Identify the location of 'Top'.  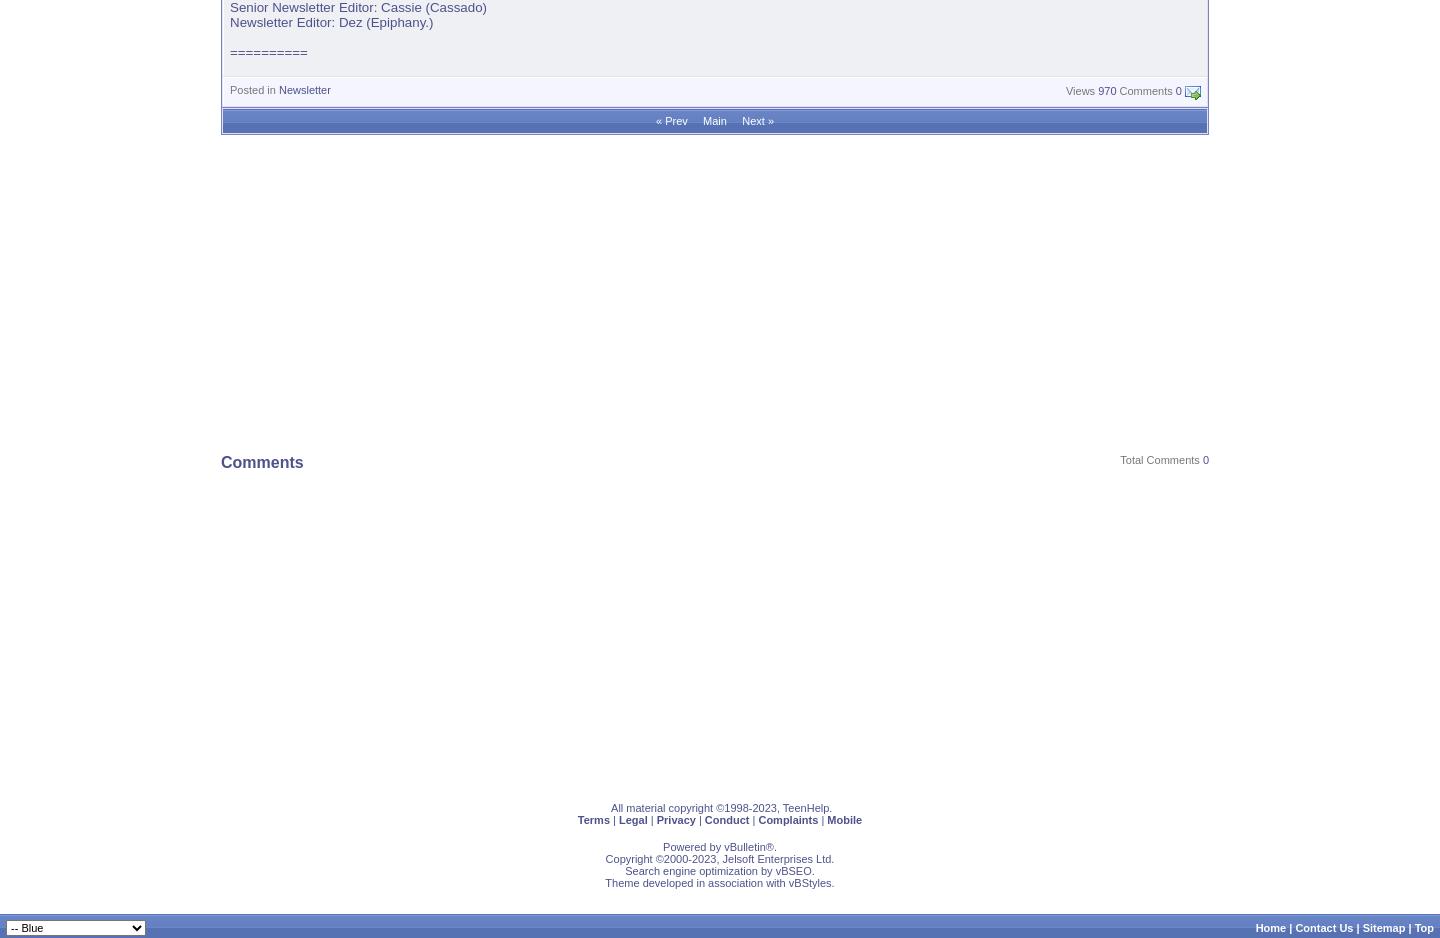
(1424, 926).